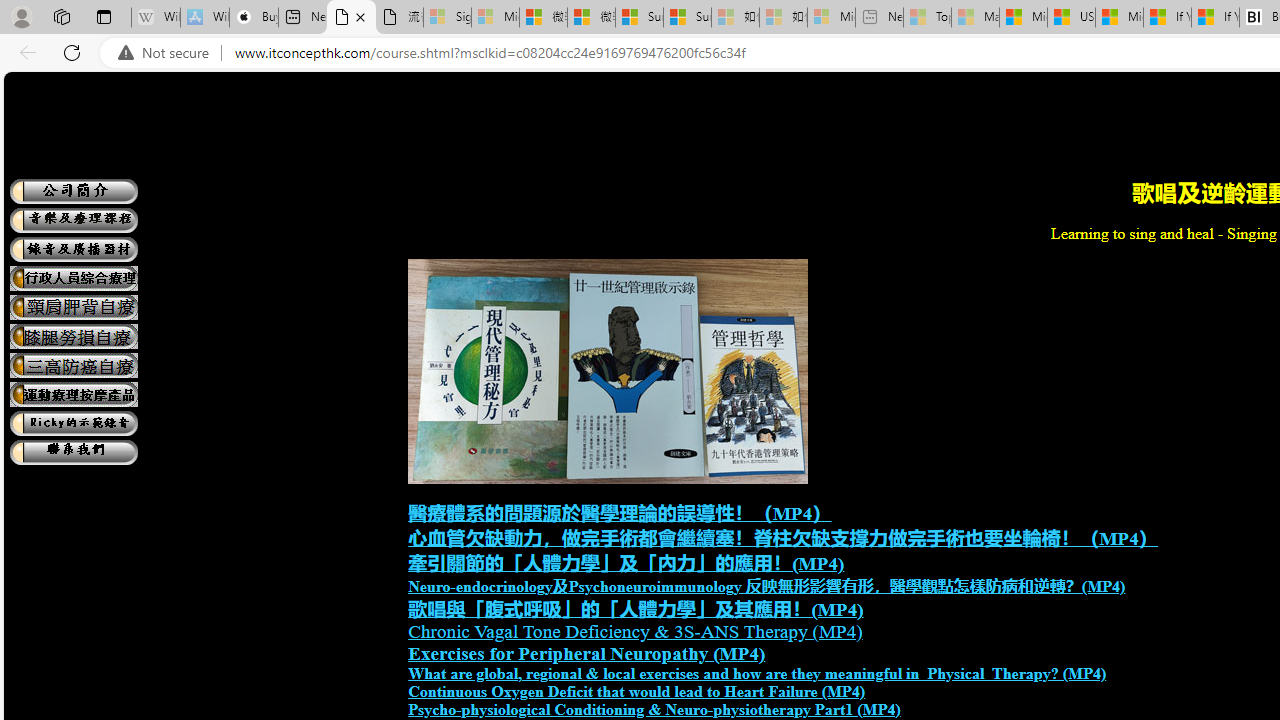 This screenshot has width=1280, height=720. What do you see at coordinates (926, 17) in the screenshot?
I see `'Top Stories - MSN - Sleeping'` at bounding box center [926, 17].